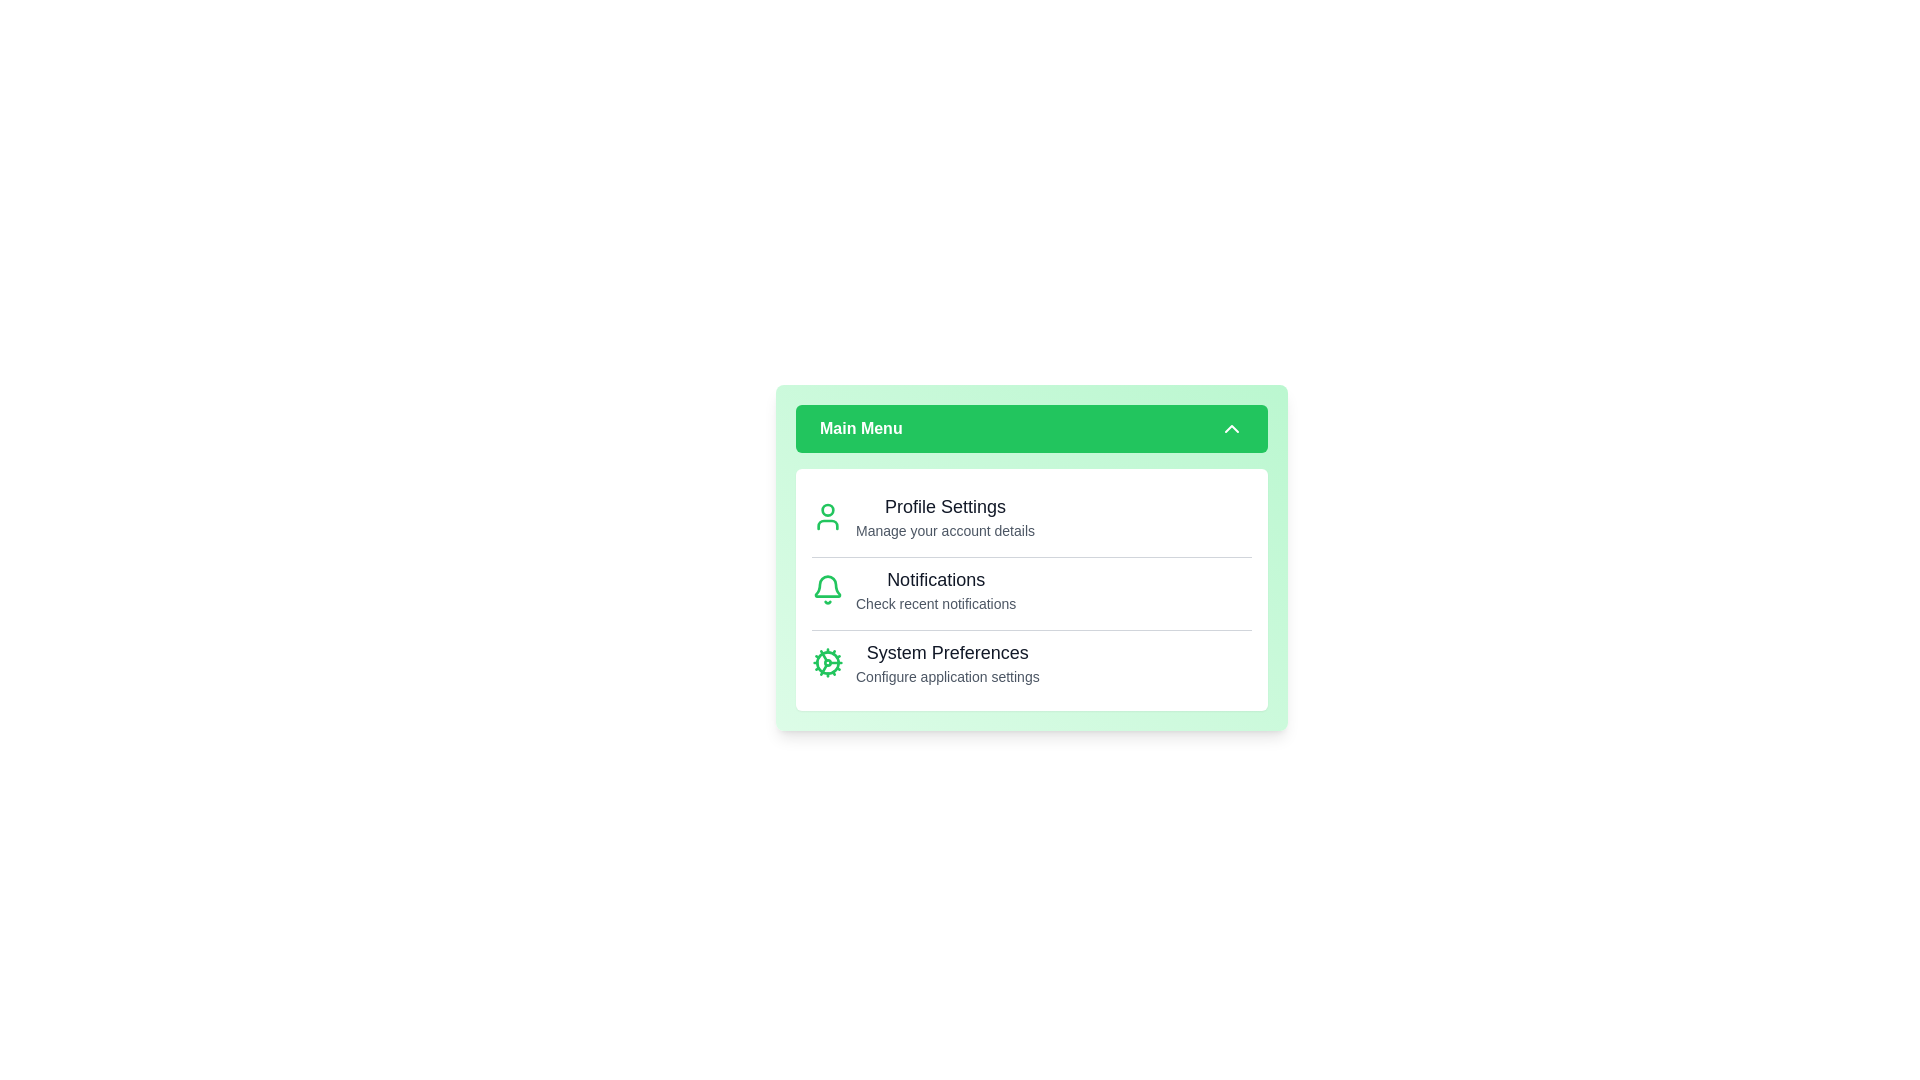  I want to click on the 'Notifications' option in the menu, so click(1032, 588).